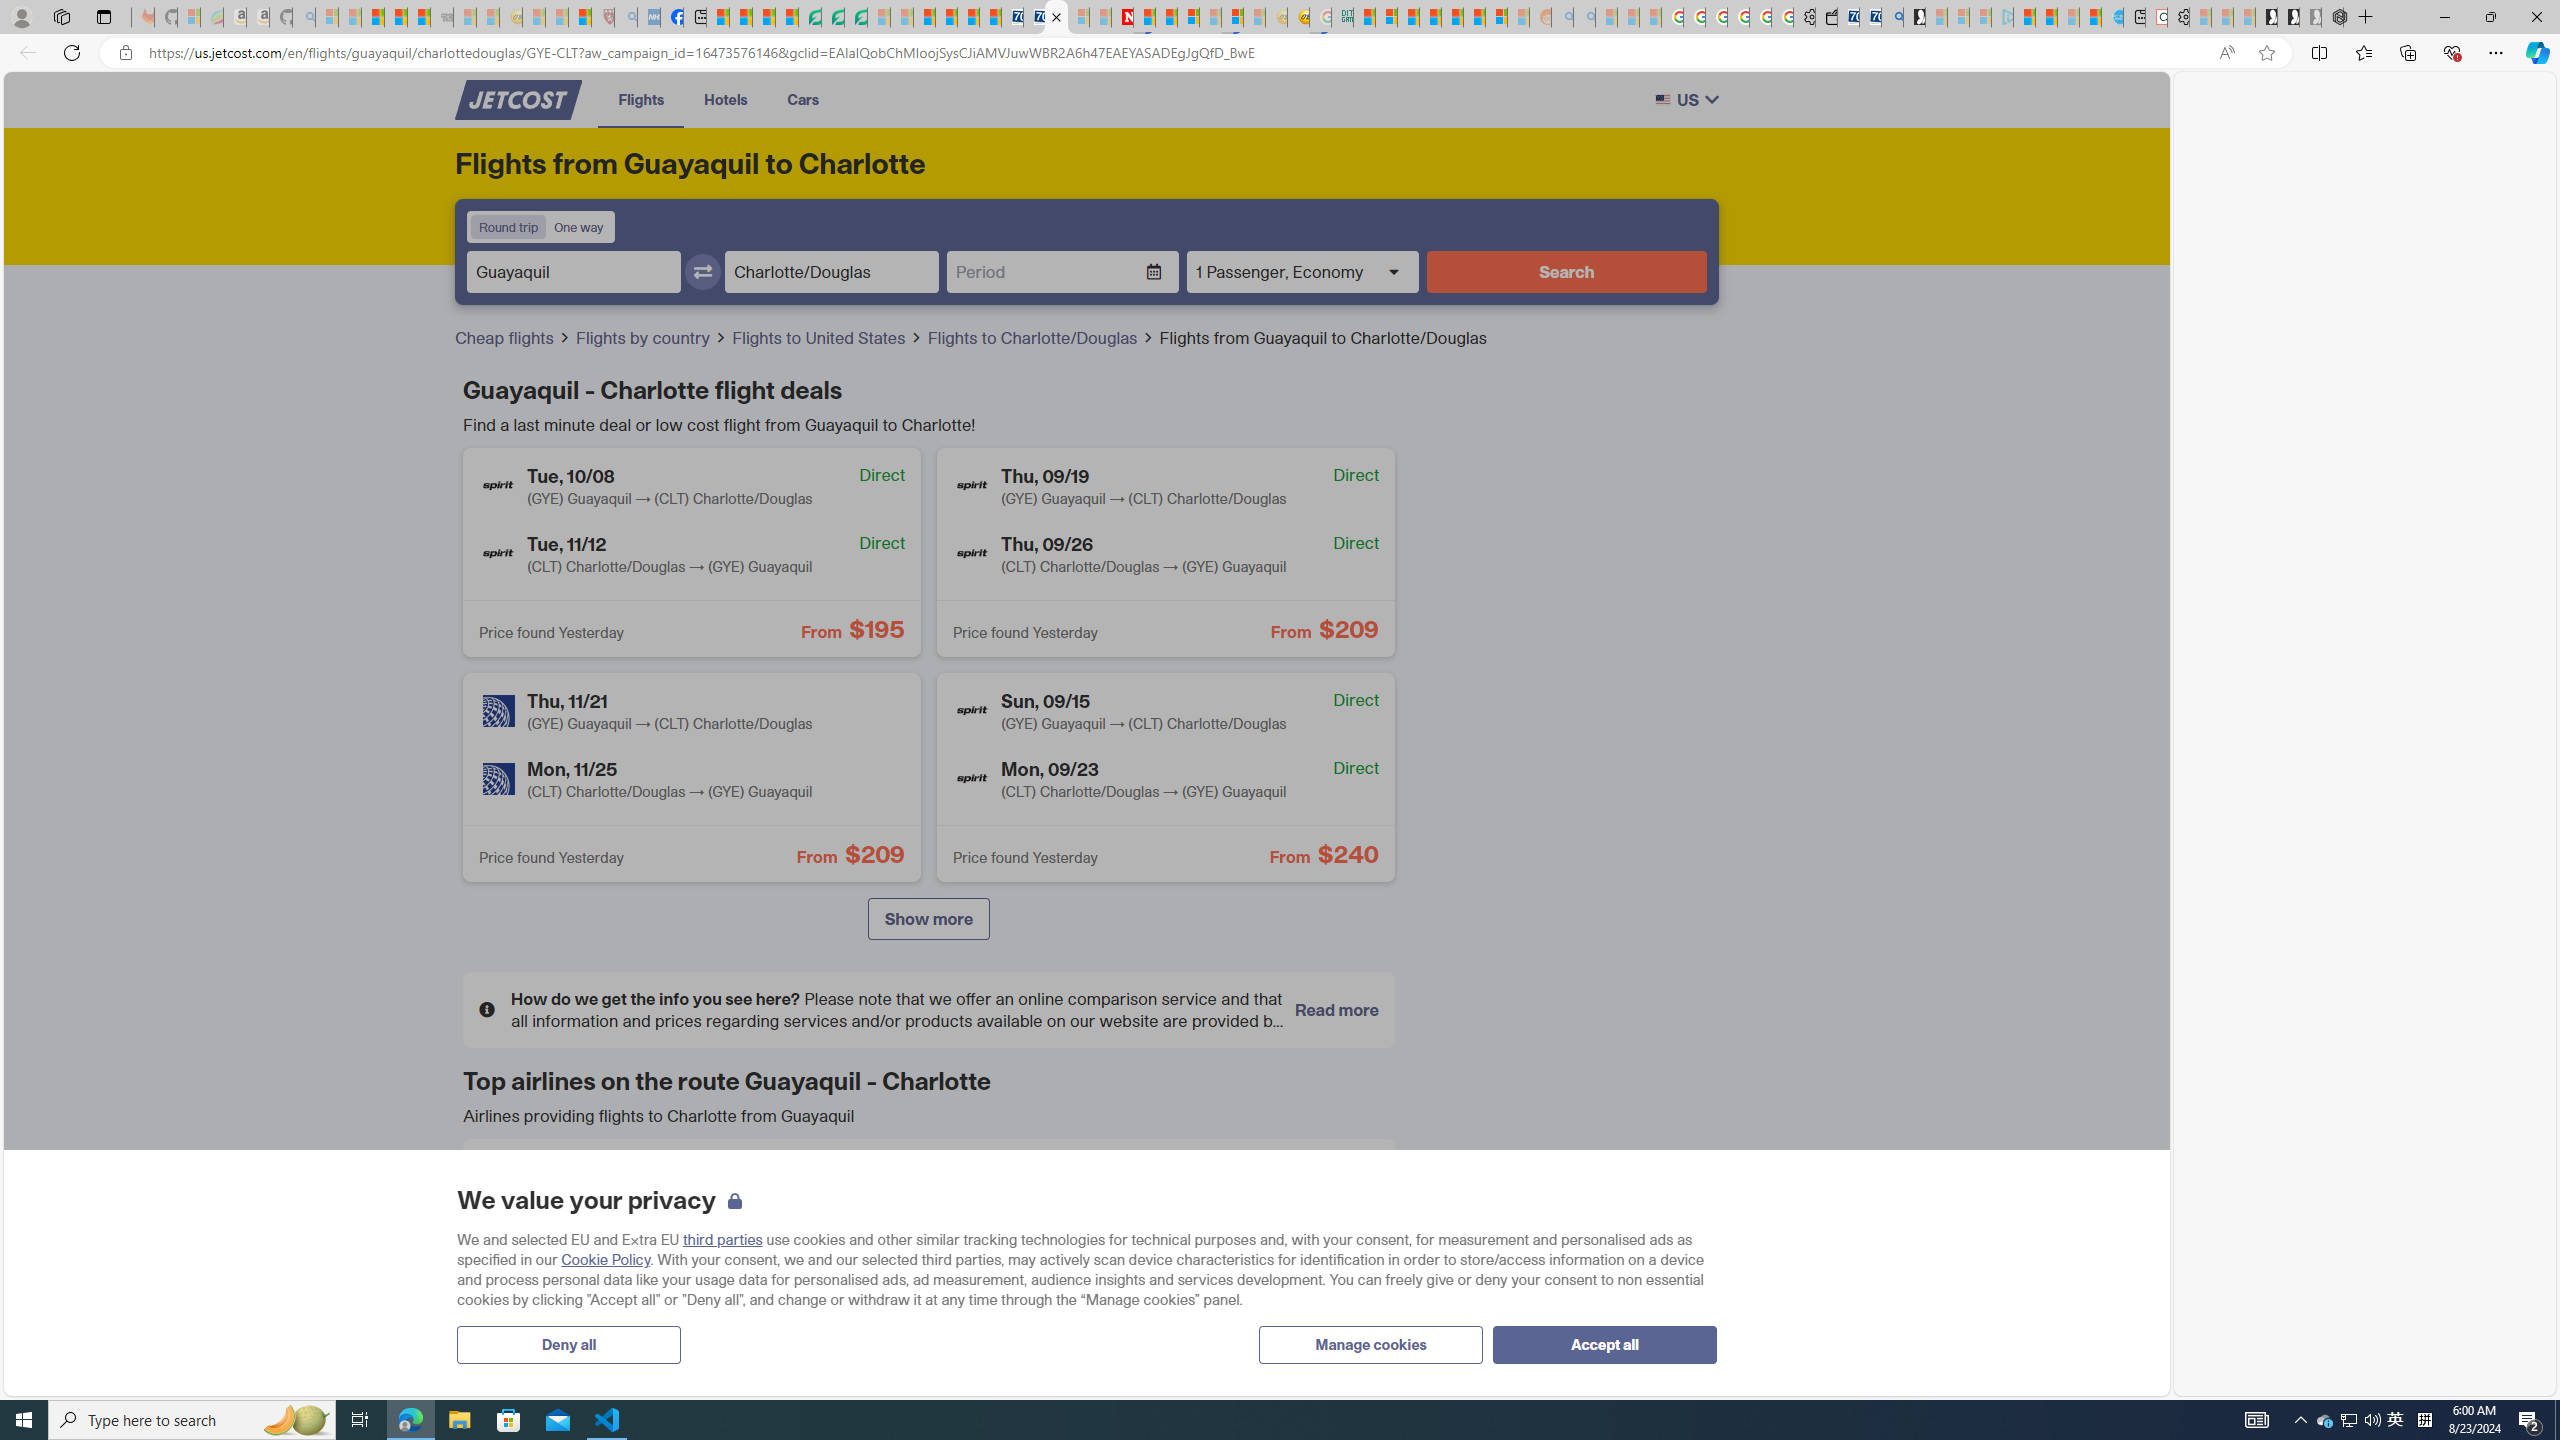 The width and height of the screenshot is (2560, 1440). What do you see at coordinates (725, 99) in the screenshot?
I see `'Hotels'` at bounding box center [725, 99].